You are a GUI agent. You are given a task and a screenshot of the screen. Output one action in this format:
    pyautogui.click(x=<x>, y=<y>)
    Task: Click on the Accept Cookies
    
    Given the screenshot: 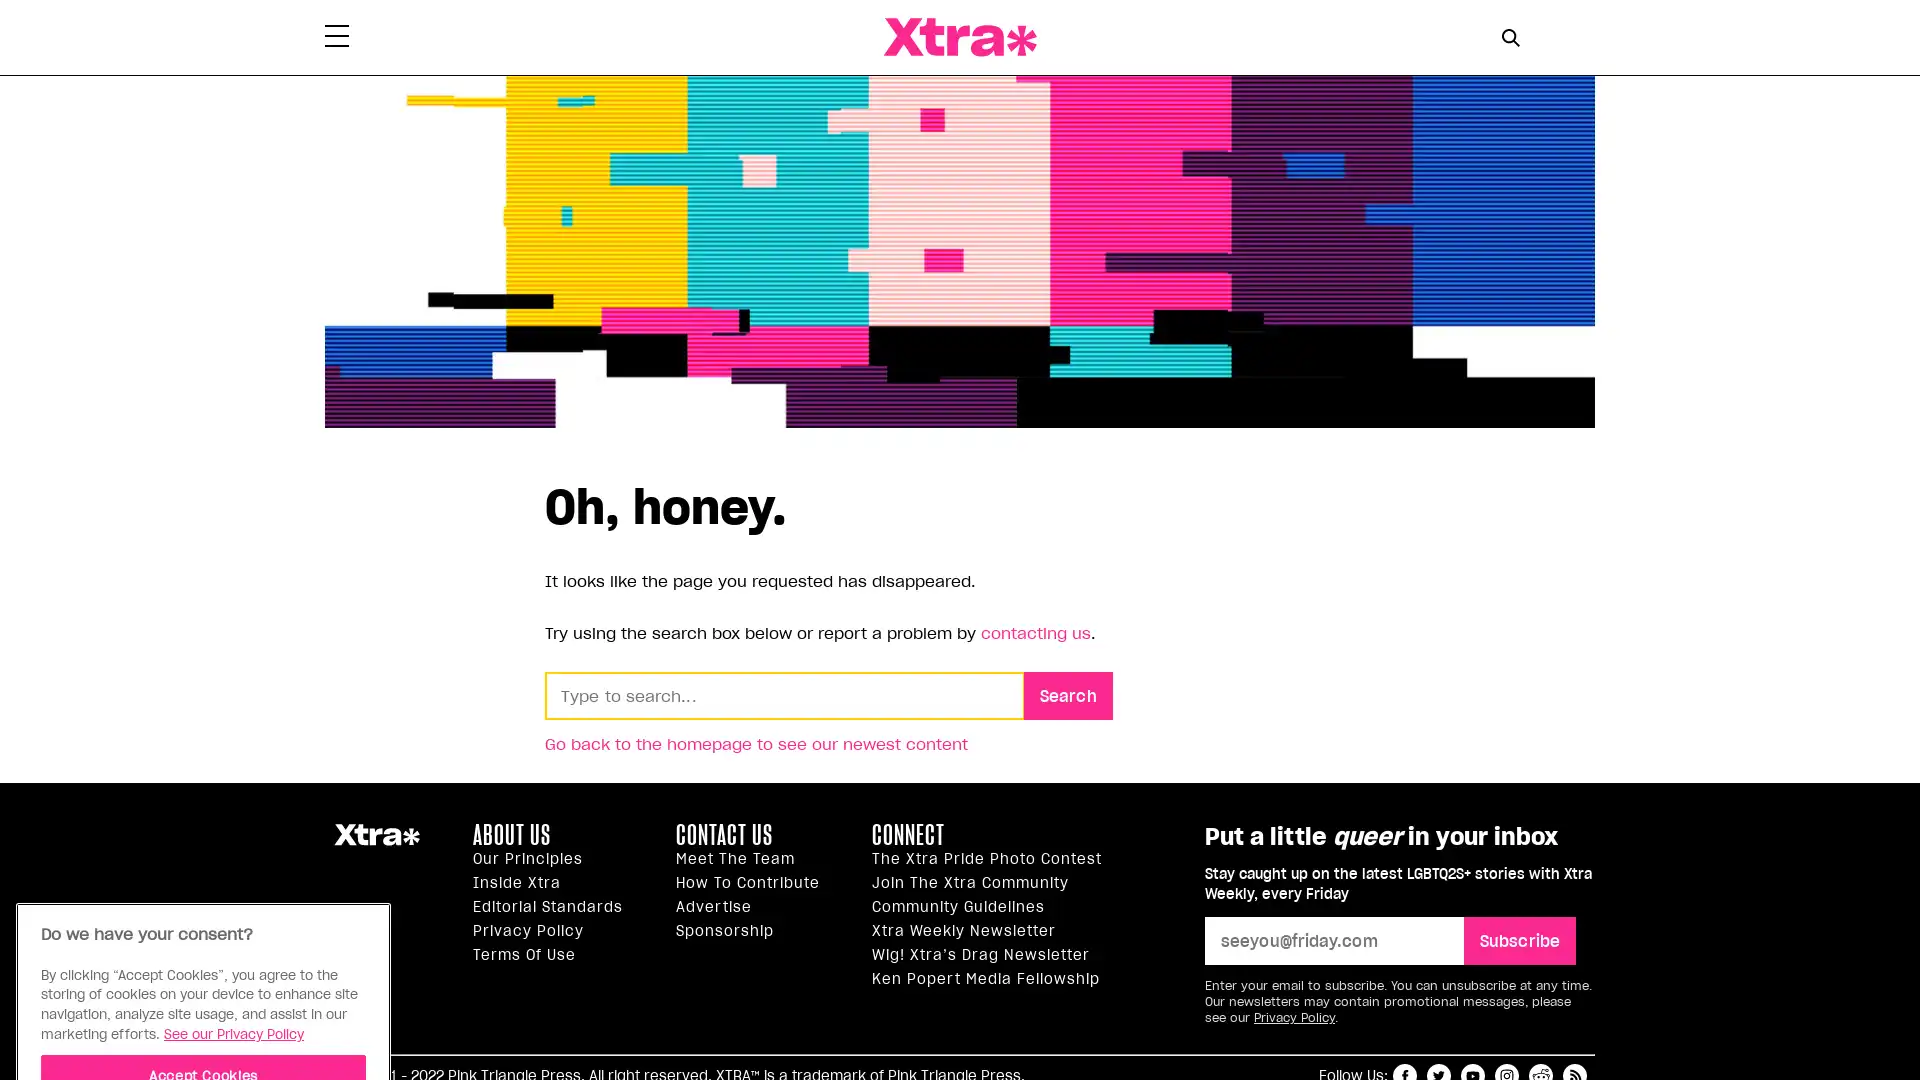 What is the action you would take?
    pyautogui.click(x=203, y=948)
    